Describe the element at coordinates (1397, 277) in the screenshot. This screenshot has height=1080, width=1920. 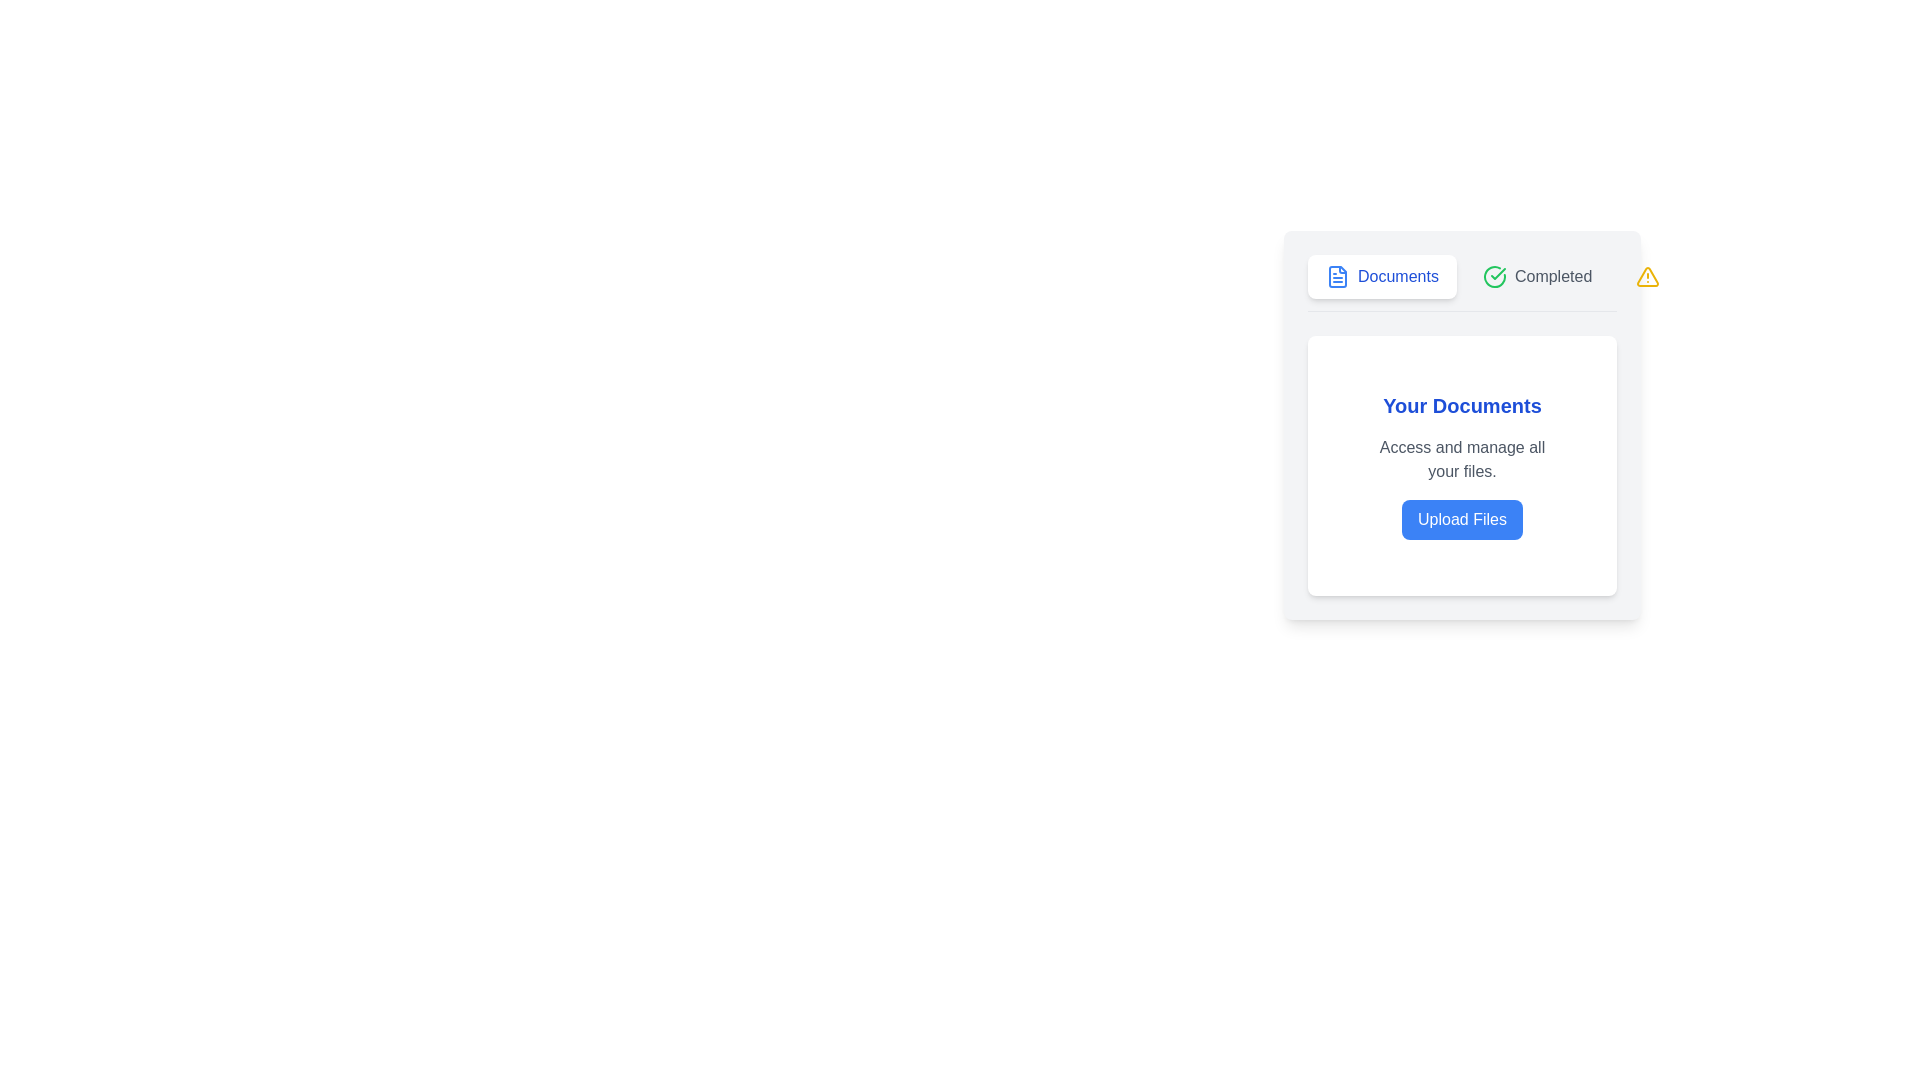
I see `the 'Documents' static text label located in the top-left portion of the rectangular card` at that location.